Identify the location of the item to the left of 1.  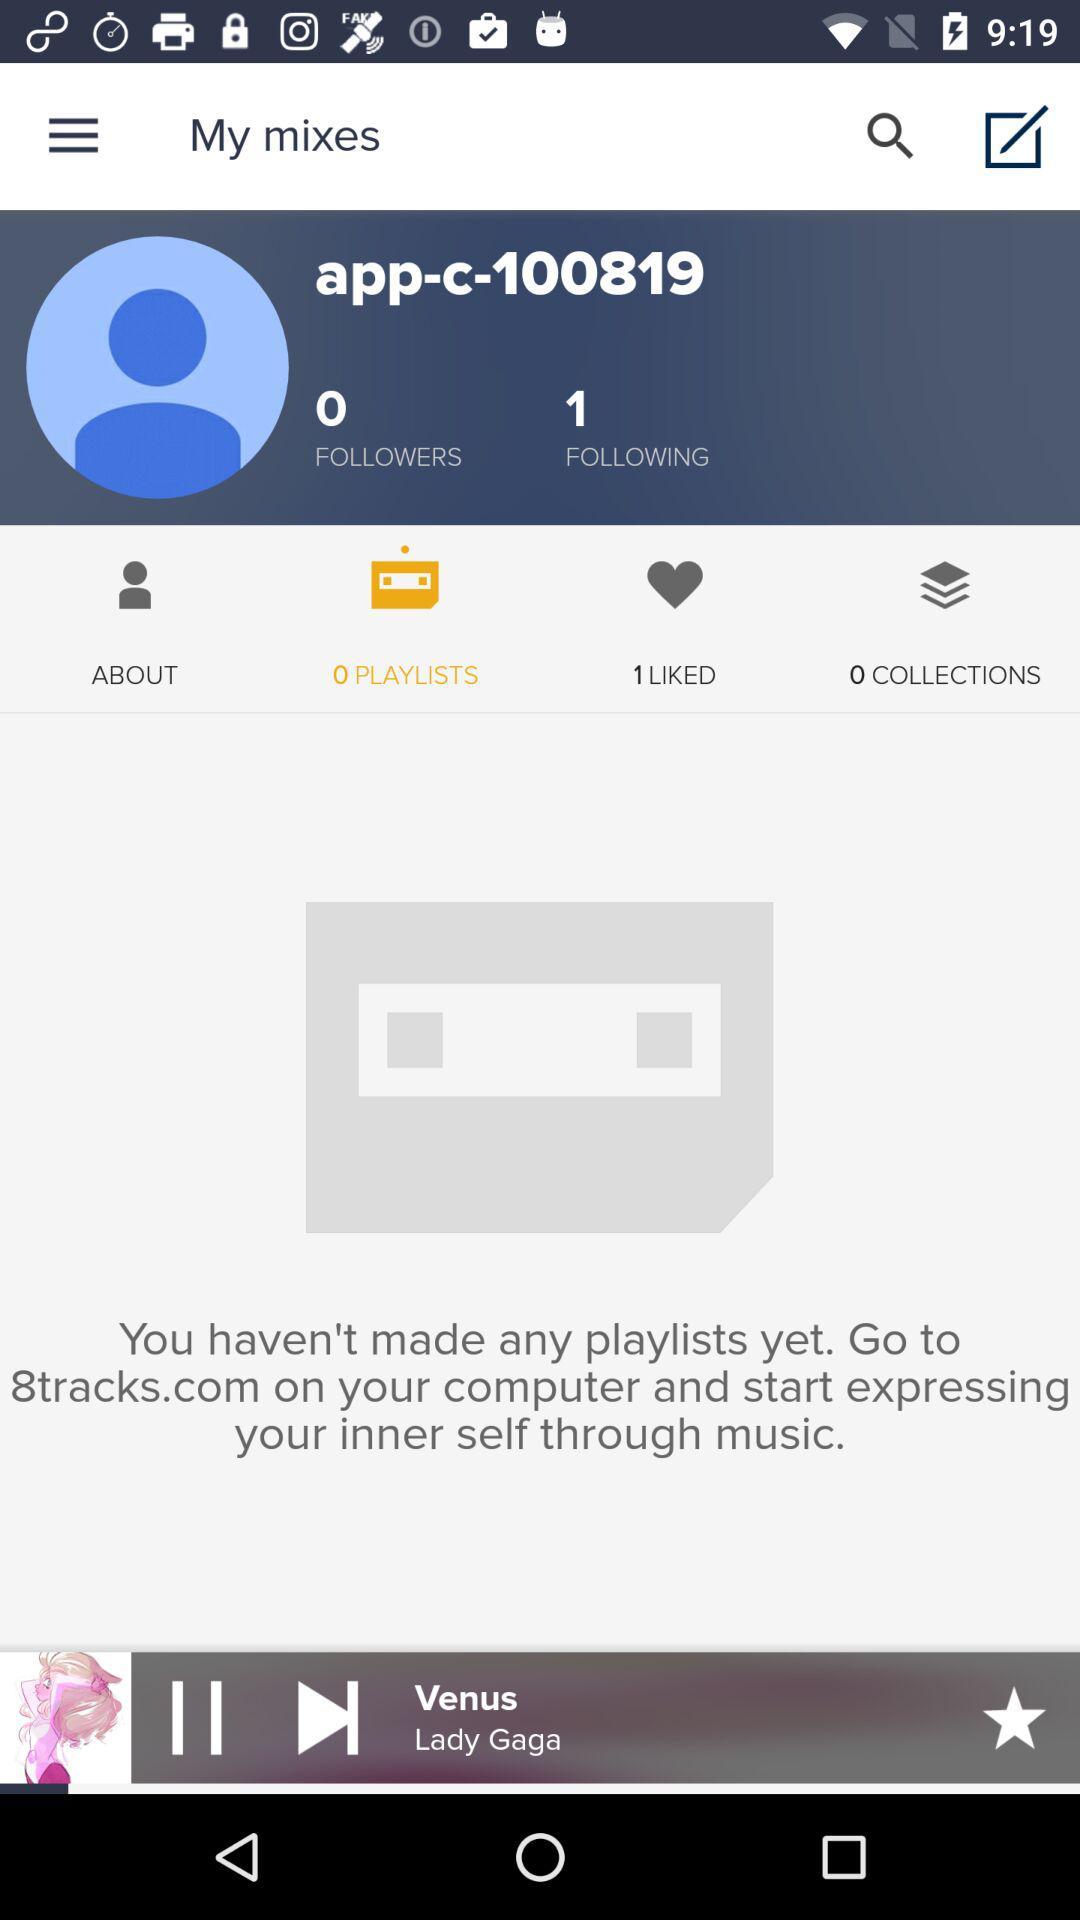
(388, 456).